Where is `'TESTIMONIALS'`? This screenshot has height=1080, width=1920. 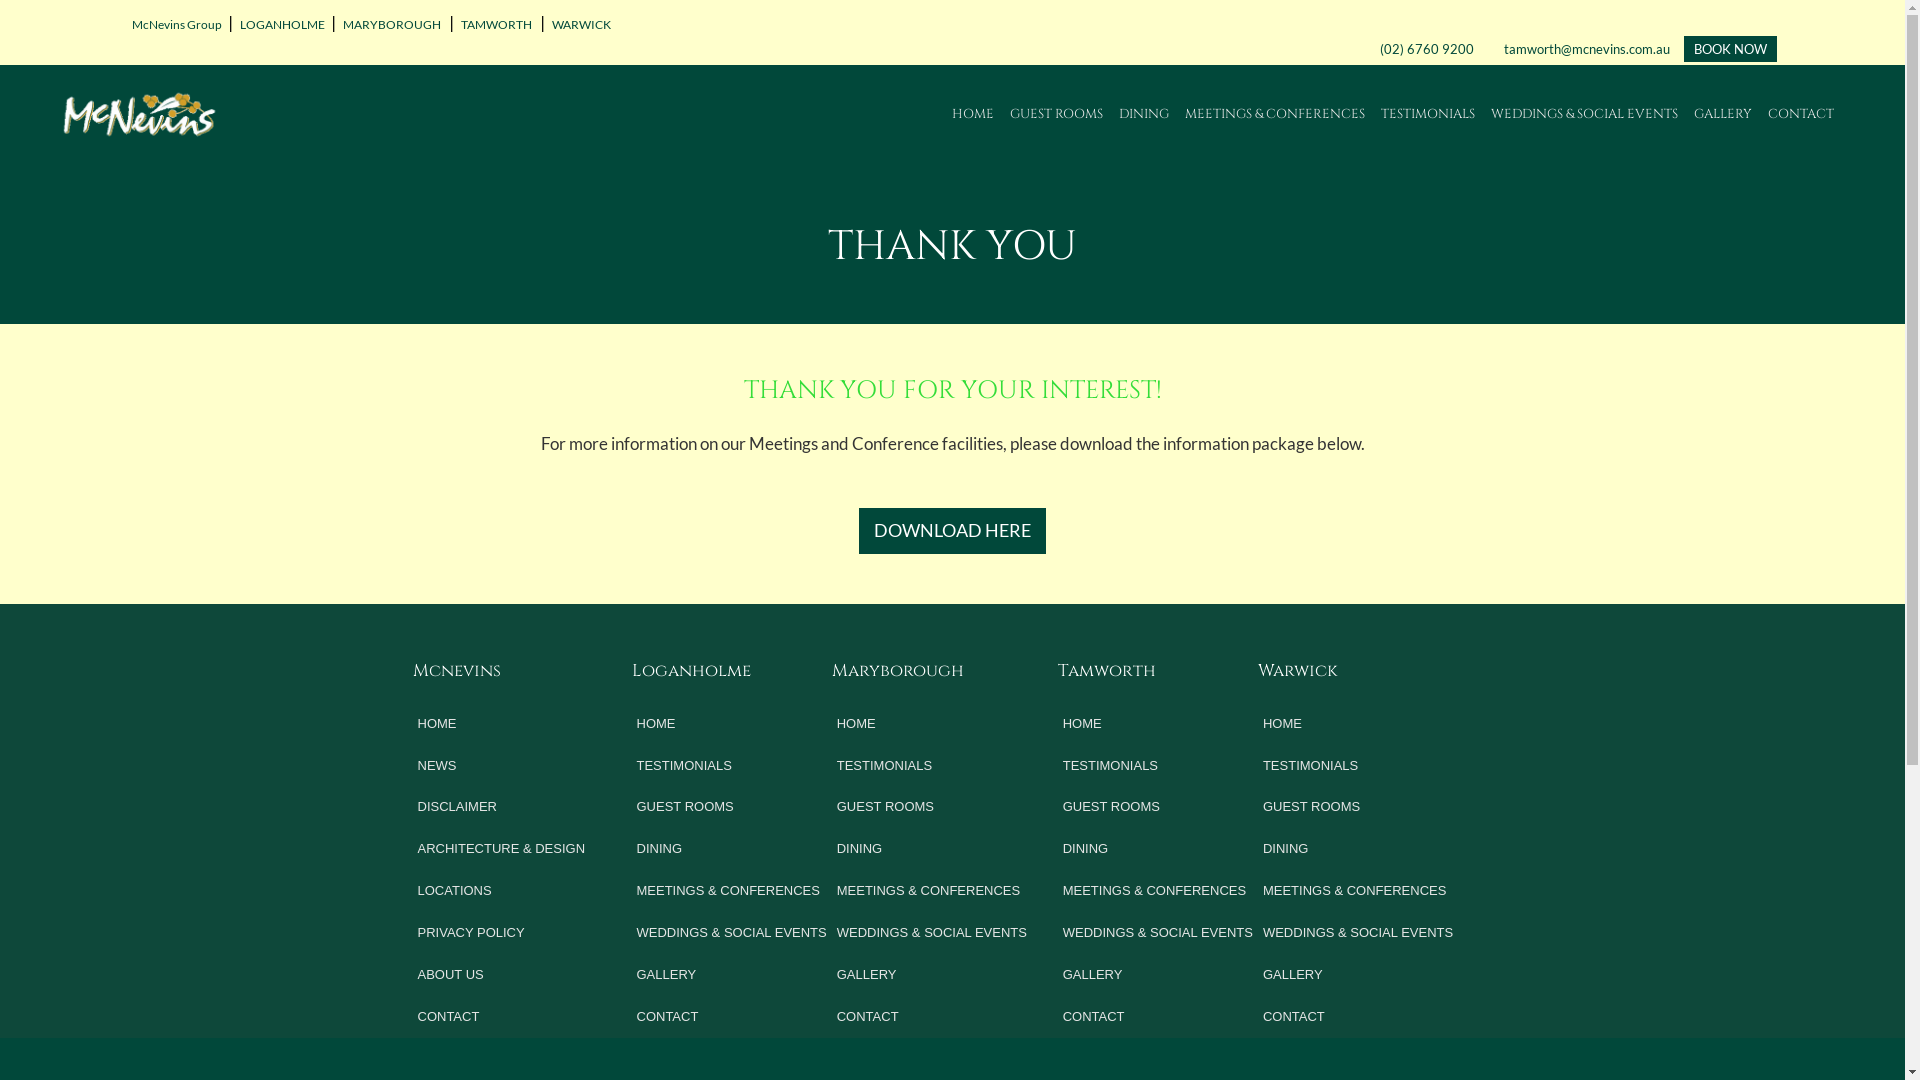
'TESTIMONIALS' is located at coordinates (1160, 765).